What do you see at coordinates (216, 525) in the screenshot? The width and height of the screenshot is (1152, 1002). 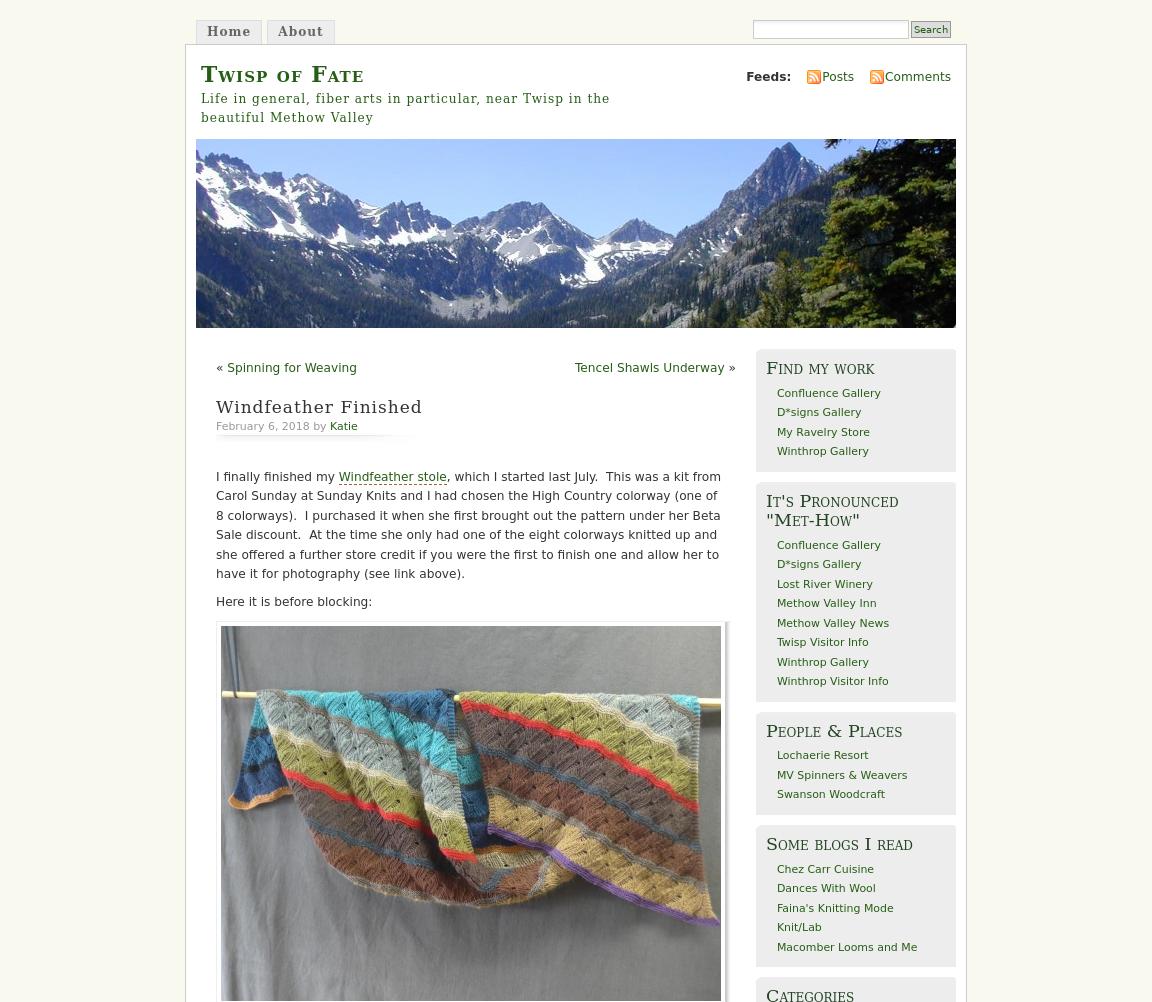 I see `', which I started last July.  This was a kit from Carol Sunday at Sunday Knits and I had chosen the High Country colorway (one of 8 colorways).  I purchased it when she first brought out the pattern under her Beta Sale discount.  At the time she only had one of the eight colorways knitted up and she offered a further store credit if you were the first to finish one and allow her to have it for photography (see link above).'` at bounding box center [216, 525].